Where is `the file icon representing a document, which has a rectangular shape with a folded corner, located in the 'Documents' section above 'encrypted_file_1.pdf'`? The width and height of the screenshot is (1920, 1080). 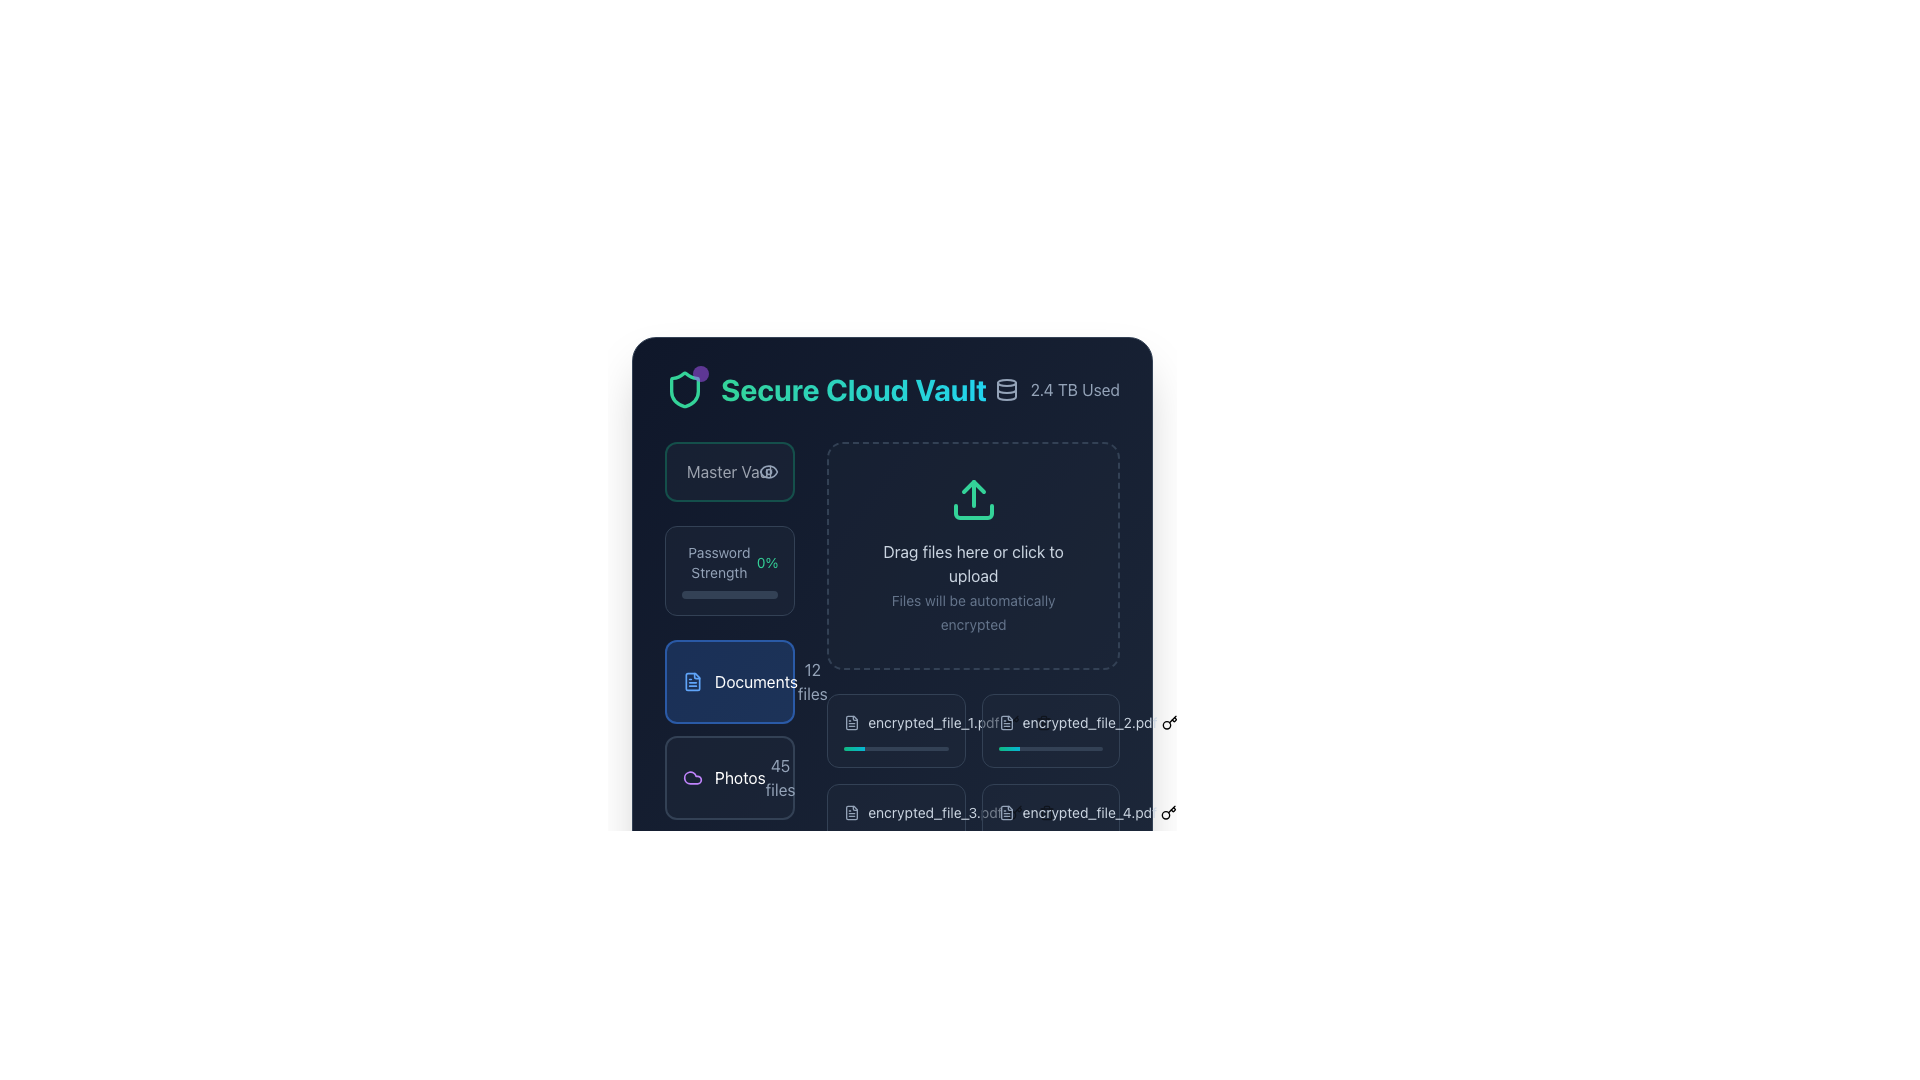 the file icon representing a document, which has a rectangular shape with a folded corner, located in the 'Documents' section above 'encrypted_file_1.pdf' is located at coordinates (852, 722).